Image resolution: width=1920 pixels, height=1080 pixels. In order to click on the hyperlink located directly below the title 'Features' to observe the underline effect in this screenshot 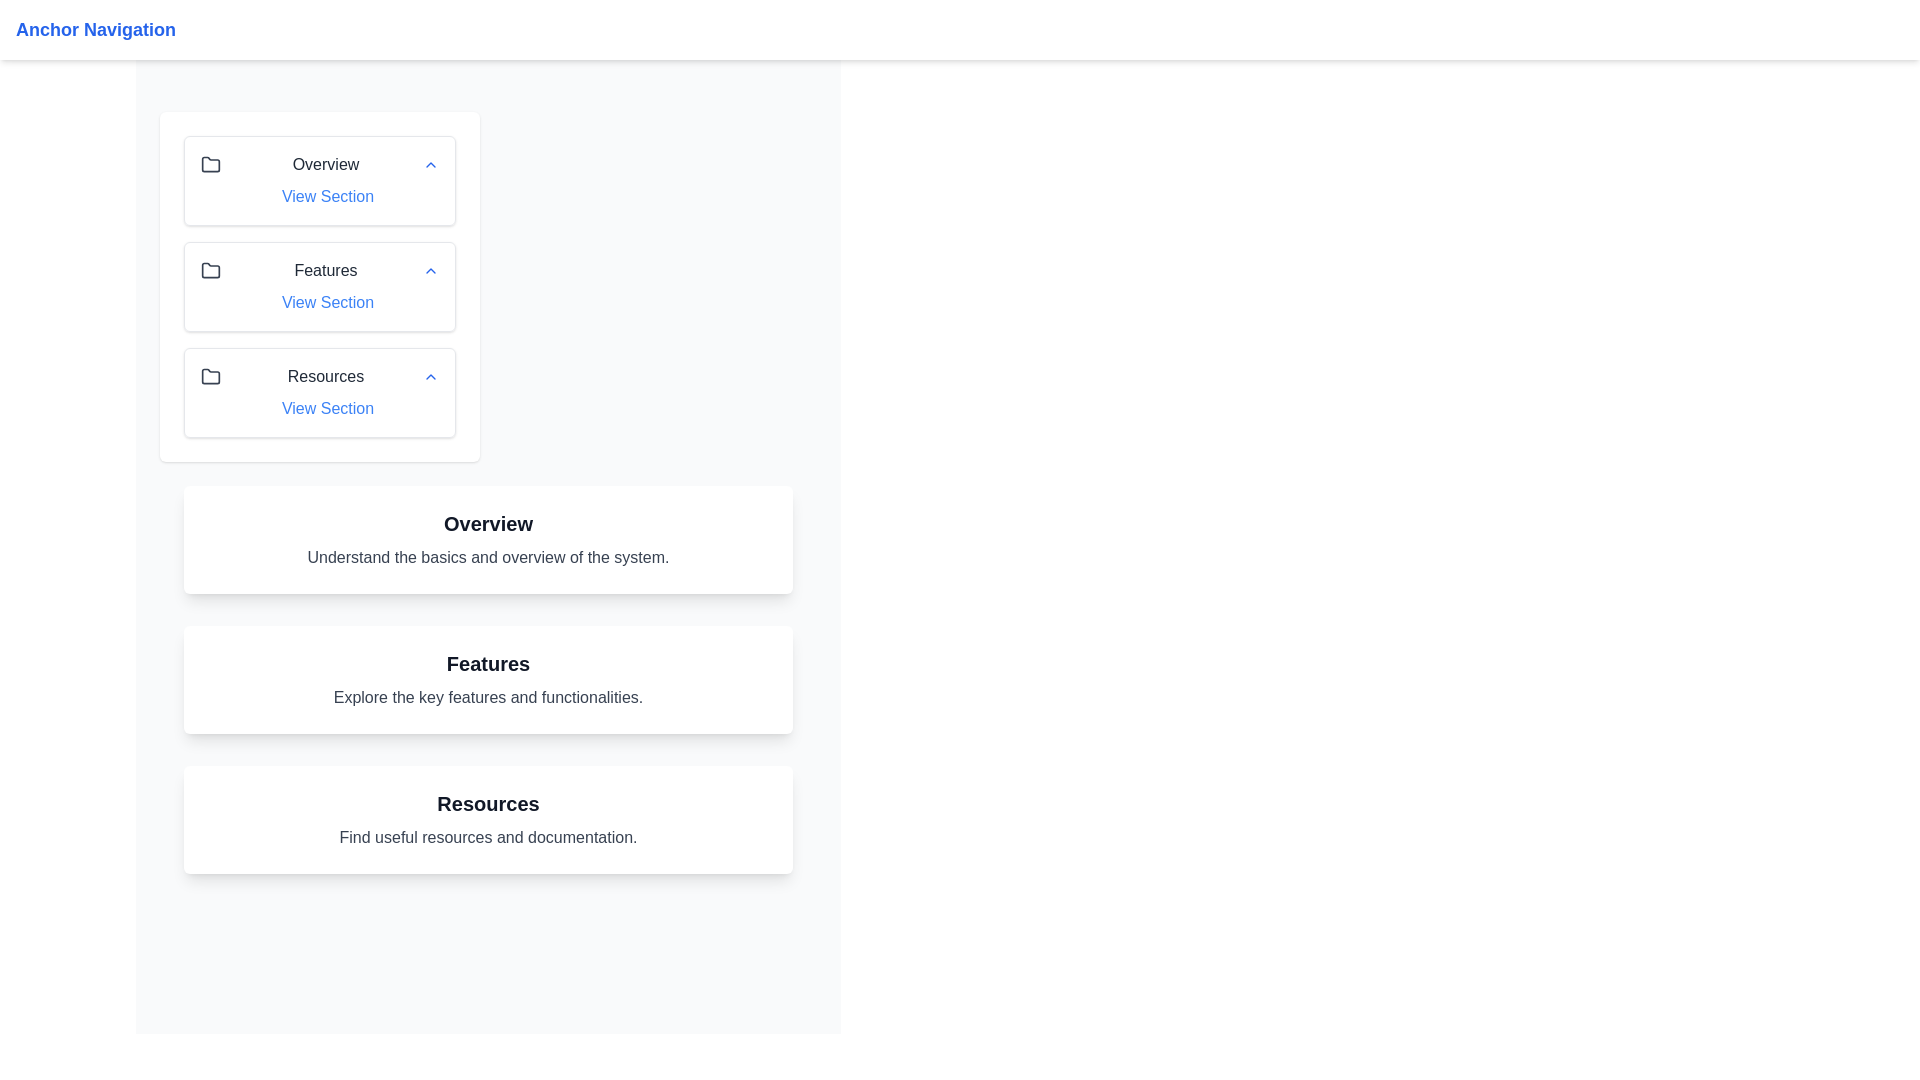, I will do `click(320, 303)`.